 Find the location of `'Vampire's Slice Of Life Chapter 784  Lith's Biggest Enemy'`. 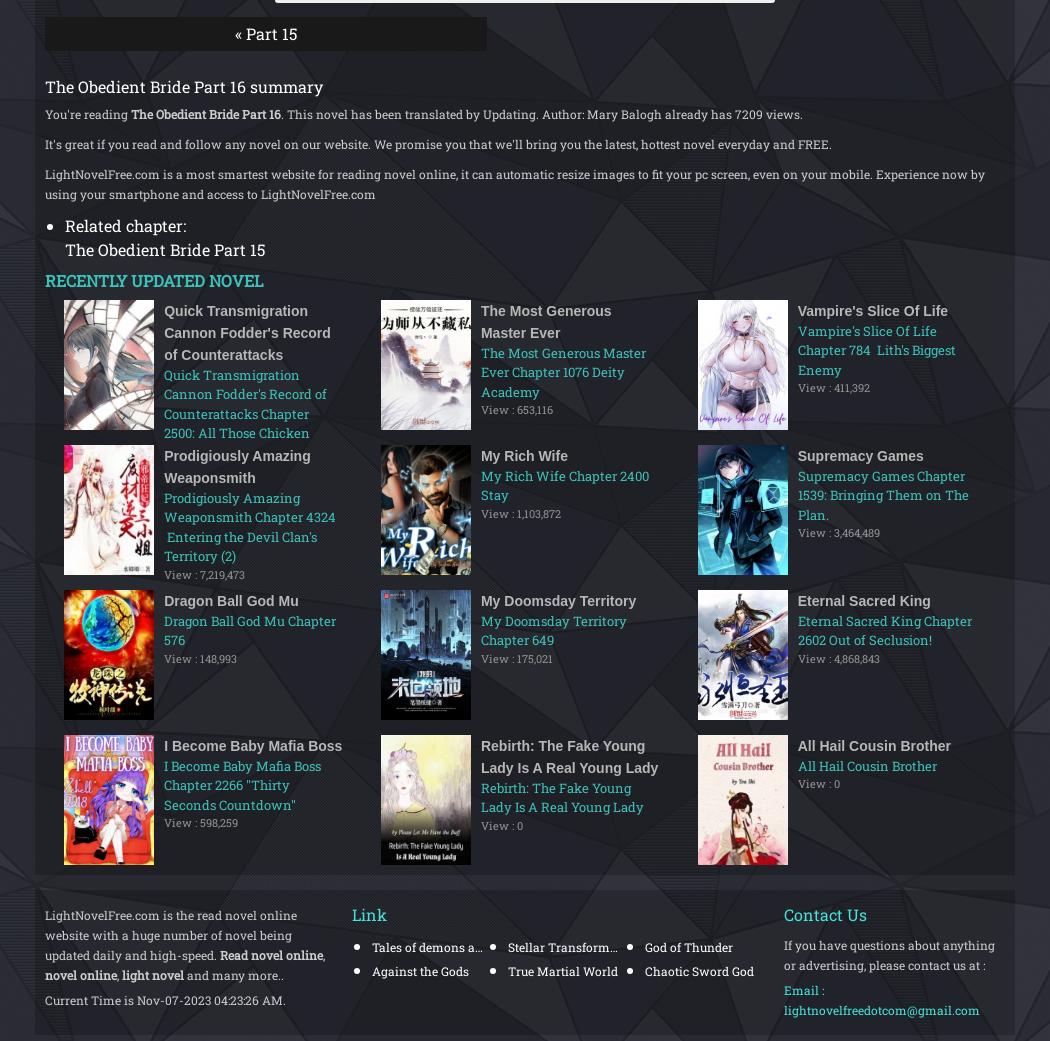

'Vampire's Slice Of Life Chapter 784  Lith's Biggest Enemy' is located at coordinates (875, 349).